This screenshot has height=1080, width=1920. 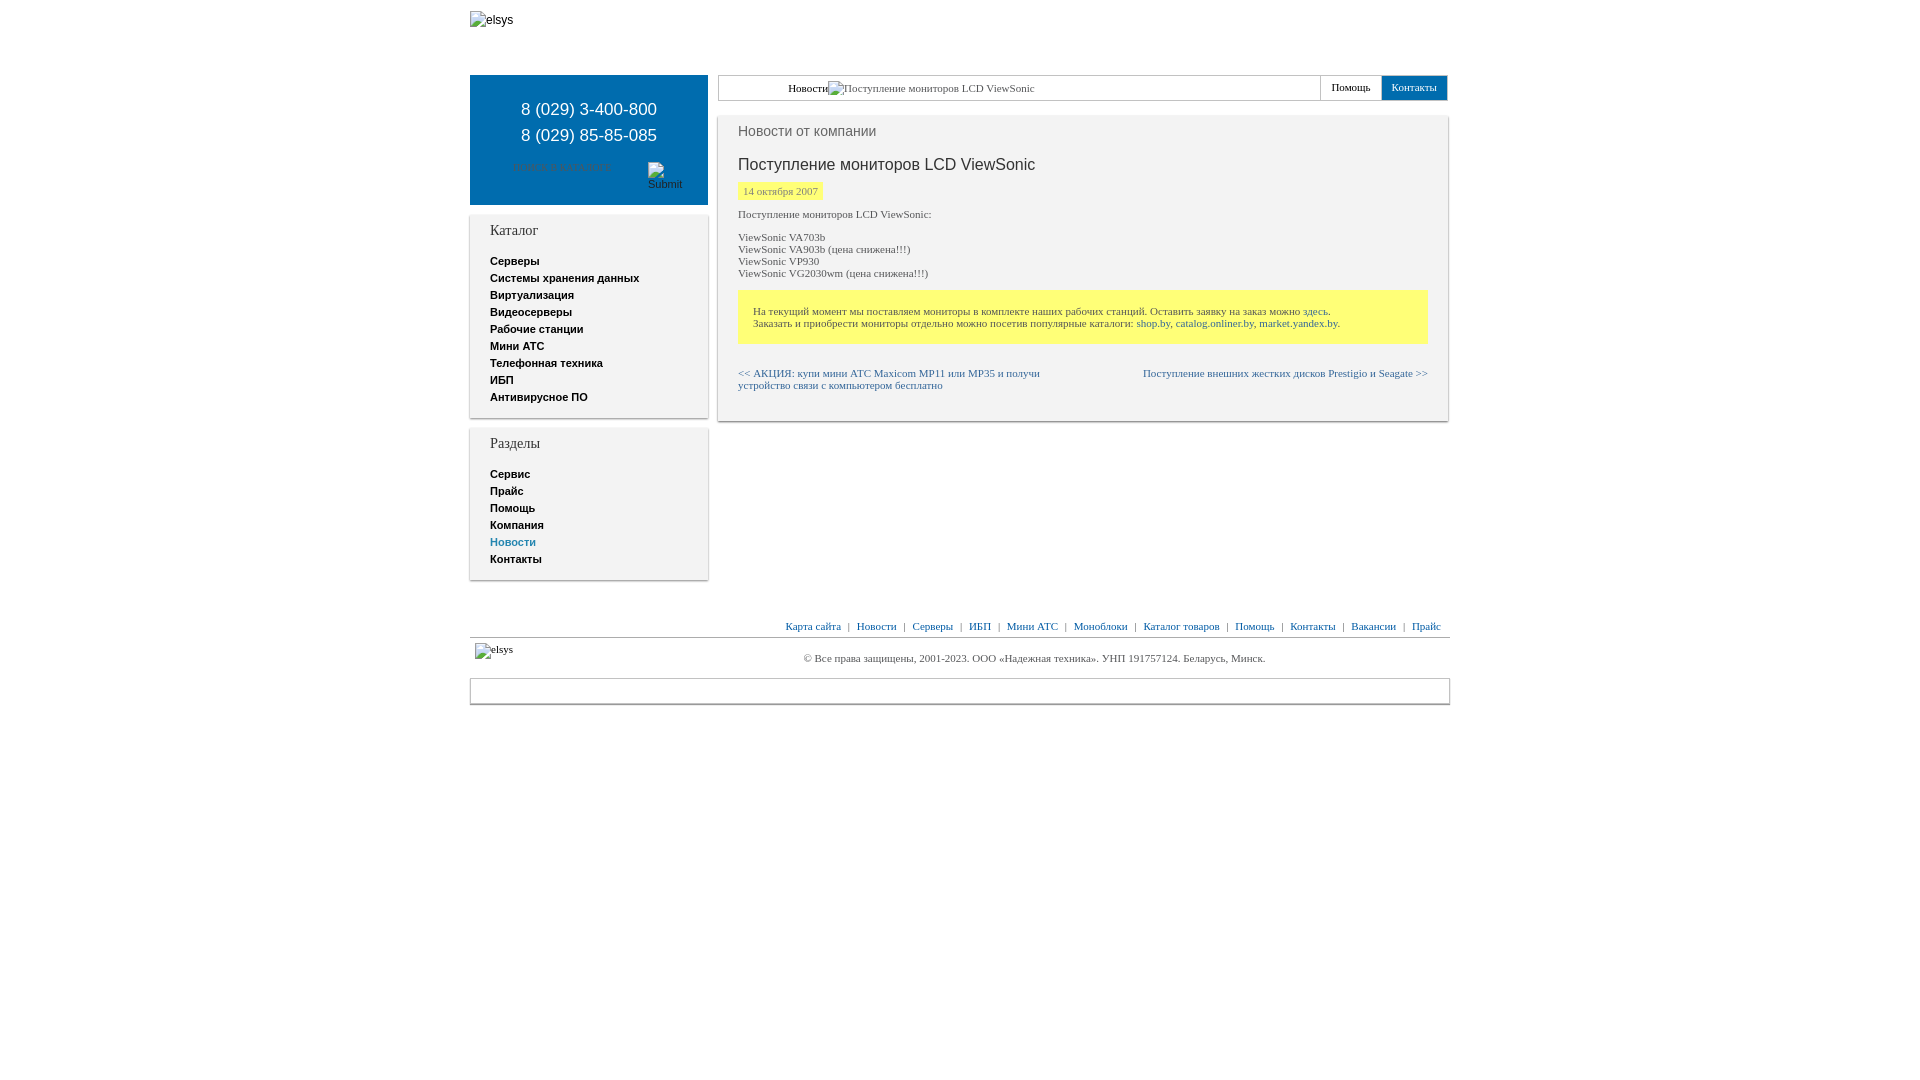 I want to click on 'catalog.onliner.by', so click(x=1213, y=322).